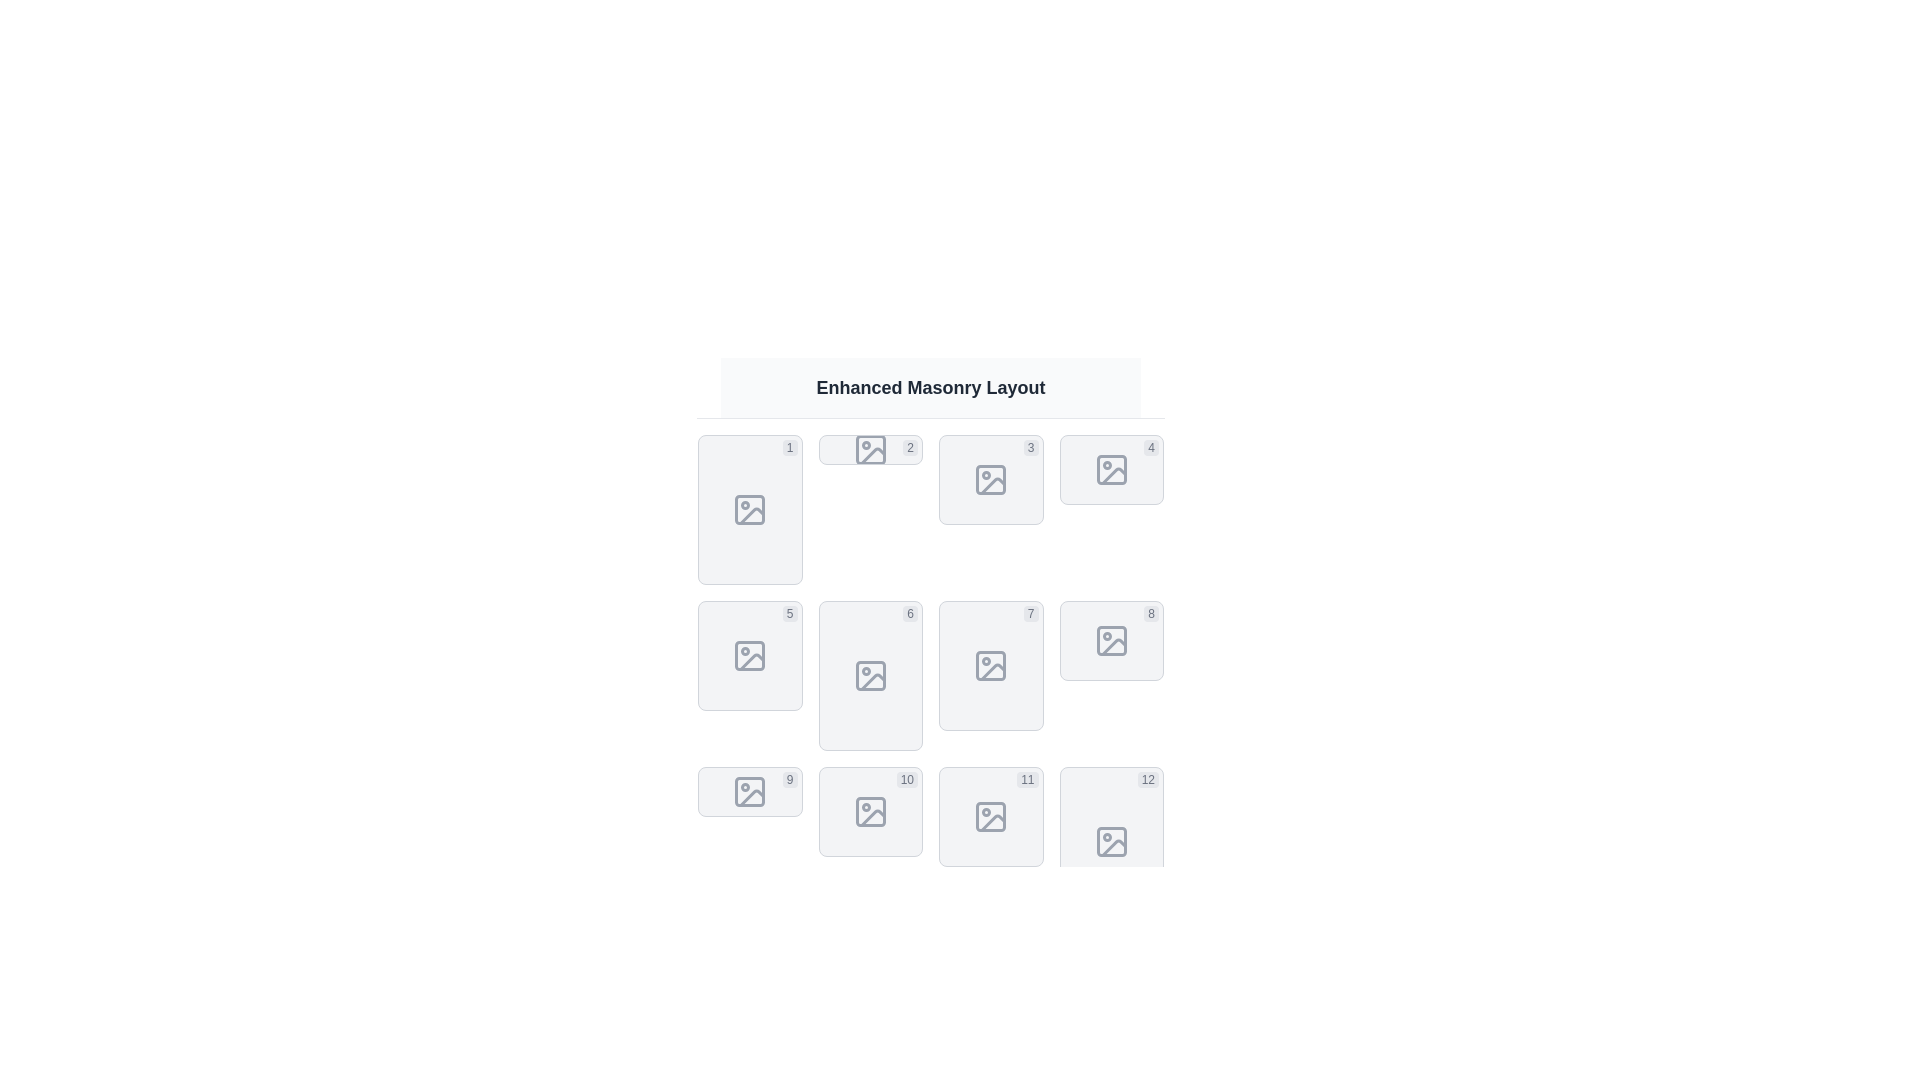 This screenshot has height=1080, width=1920. Describe the element at coordinates (749, 790) in the screenshot. I see `the Graphical placeholder icon, which is a grayscale image placeholder with a square outline and rounded corners, located in the ninth item of a grid layout` at that location.